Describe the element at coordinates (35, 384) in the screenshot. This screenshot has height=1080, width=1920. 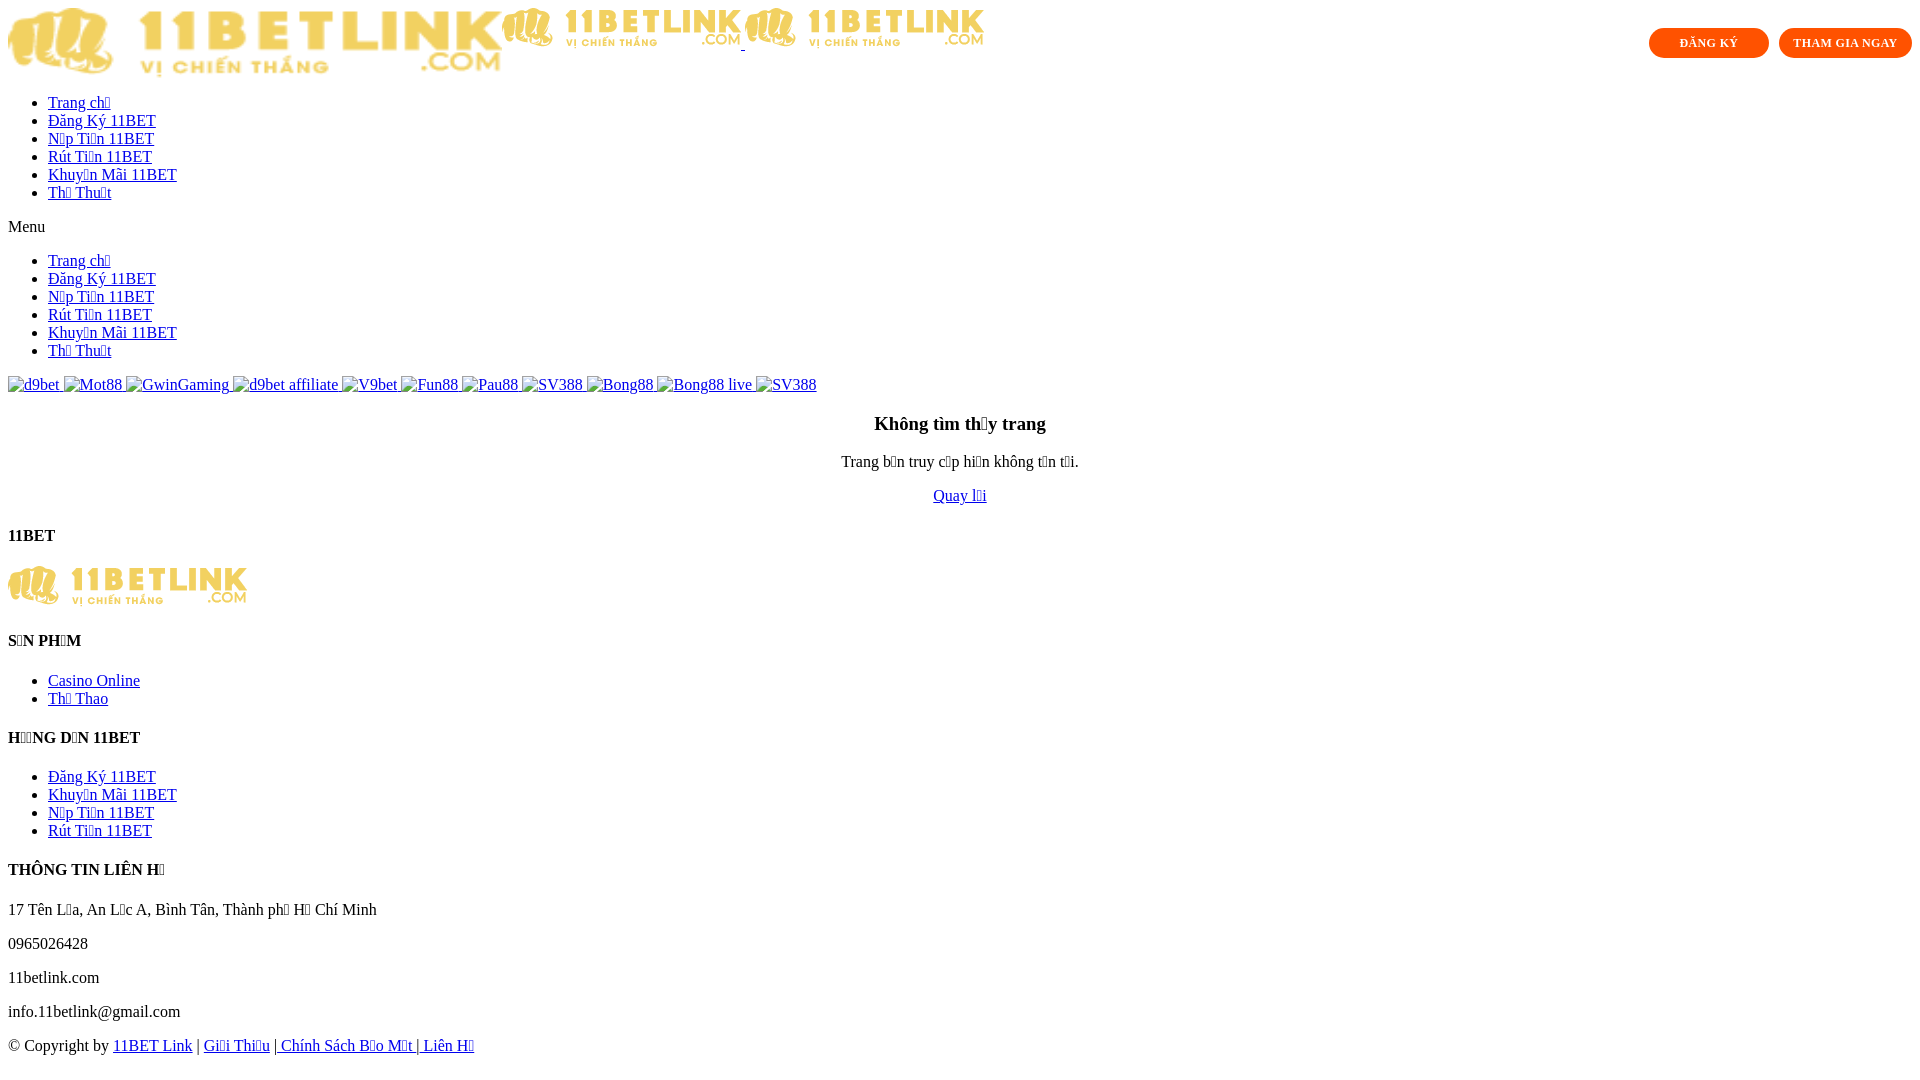
I see `'d9bet'` at that location.